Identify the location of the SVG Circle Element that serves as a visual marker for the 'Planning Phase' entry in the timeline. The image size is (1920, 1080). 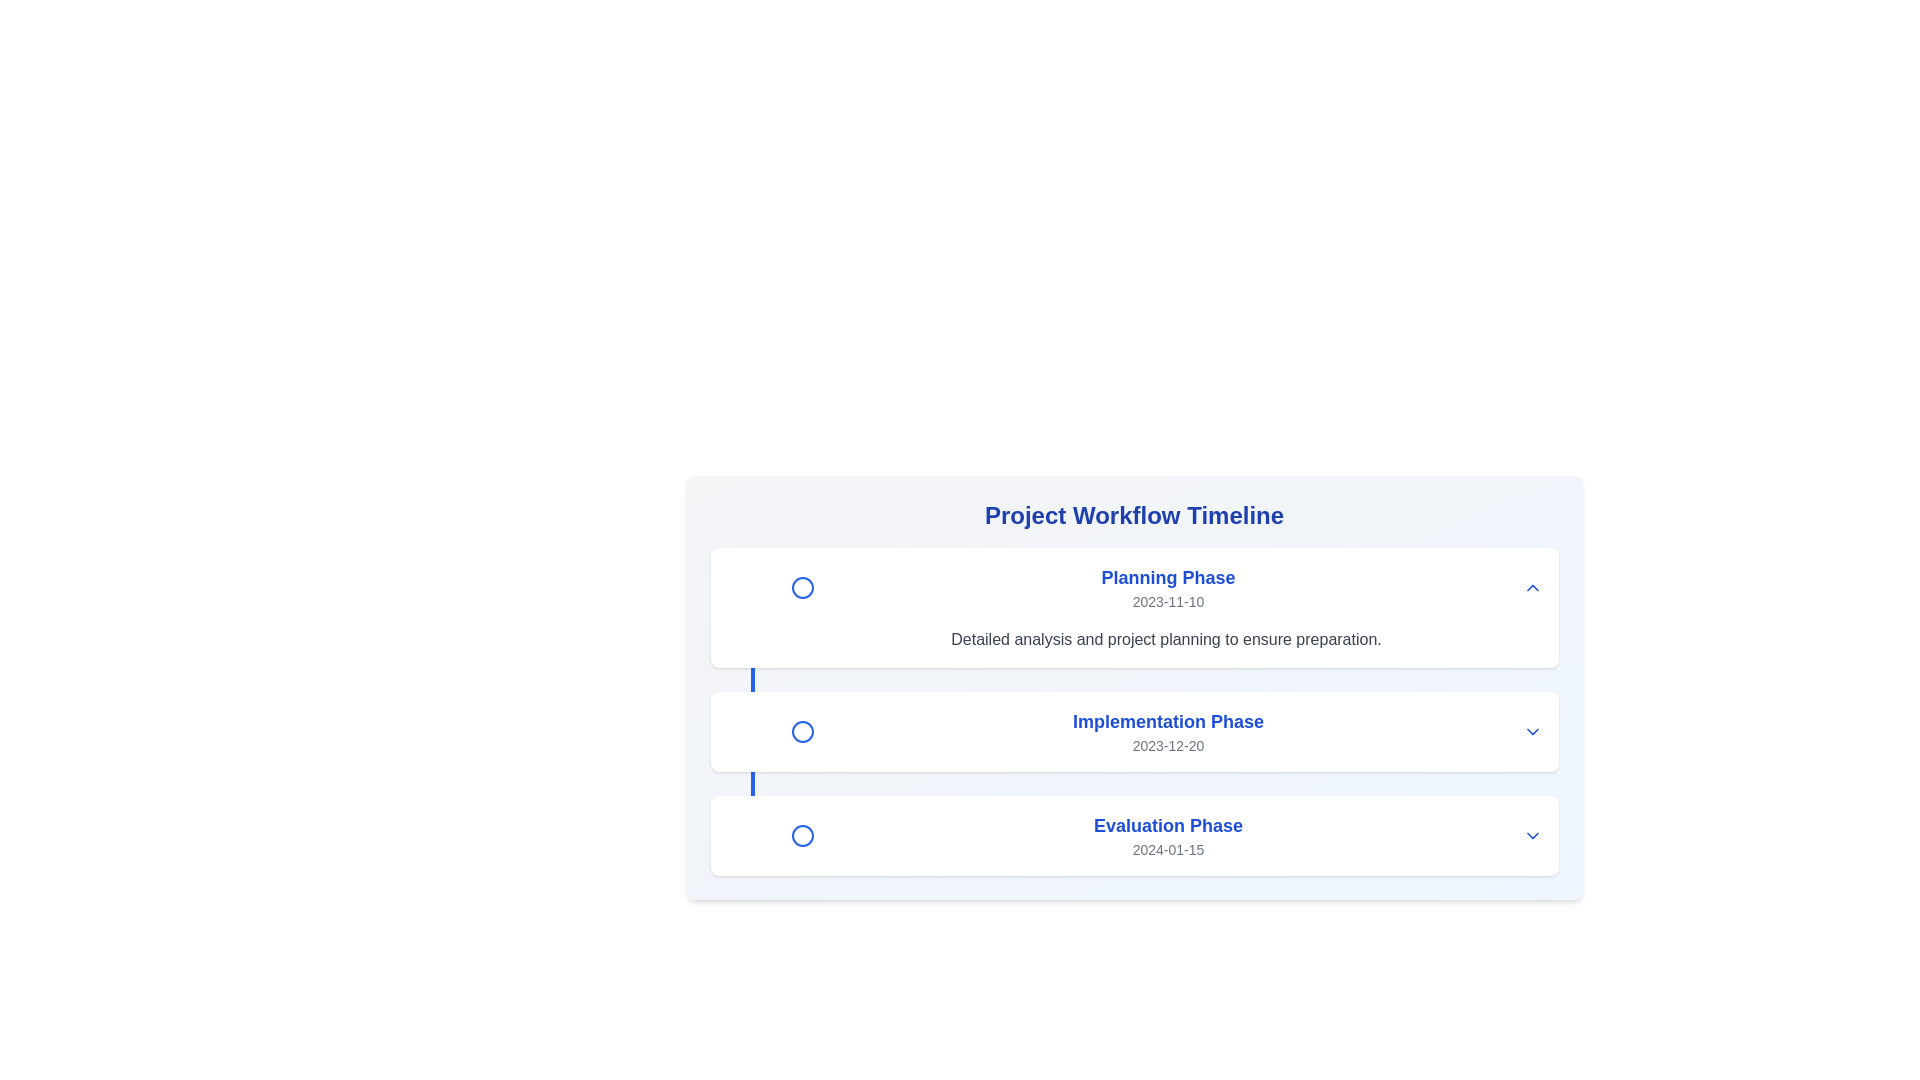
(802, 586).